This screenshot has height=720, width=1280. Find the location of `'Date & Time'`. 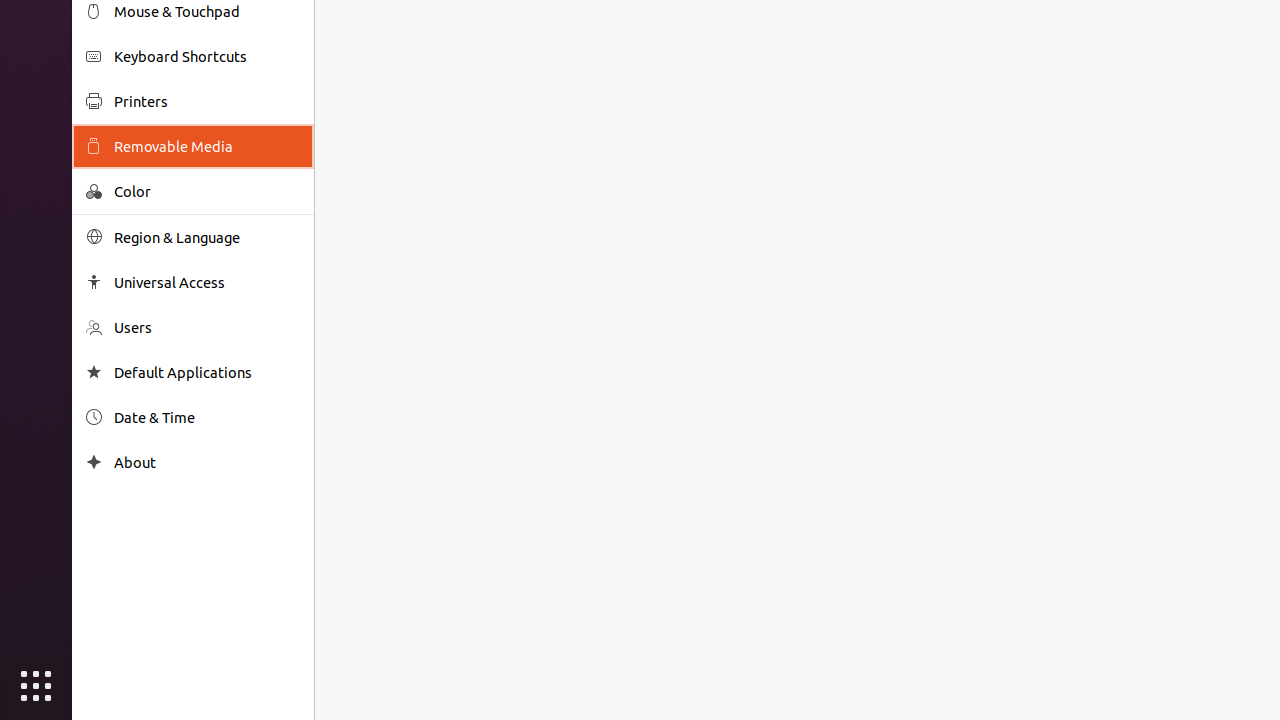

'Date & Time' is located at coordinates (206, 416).